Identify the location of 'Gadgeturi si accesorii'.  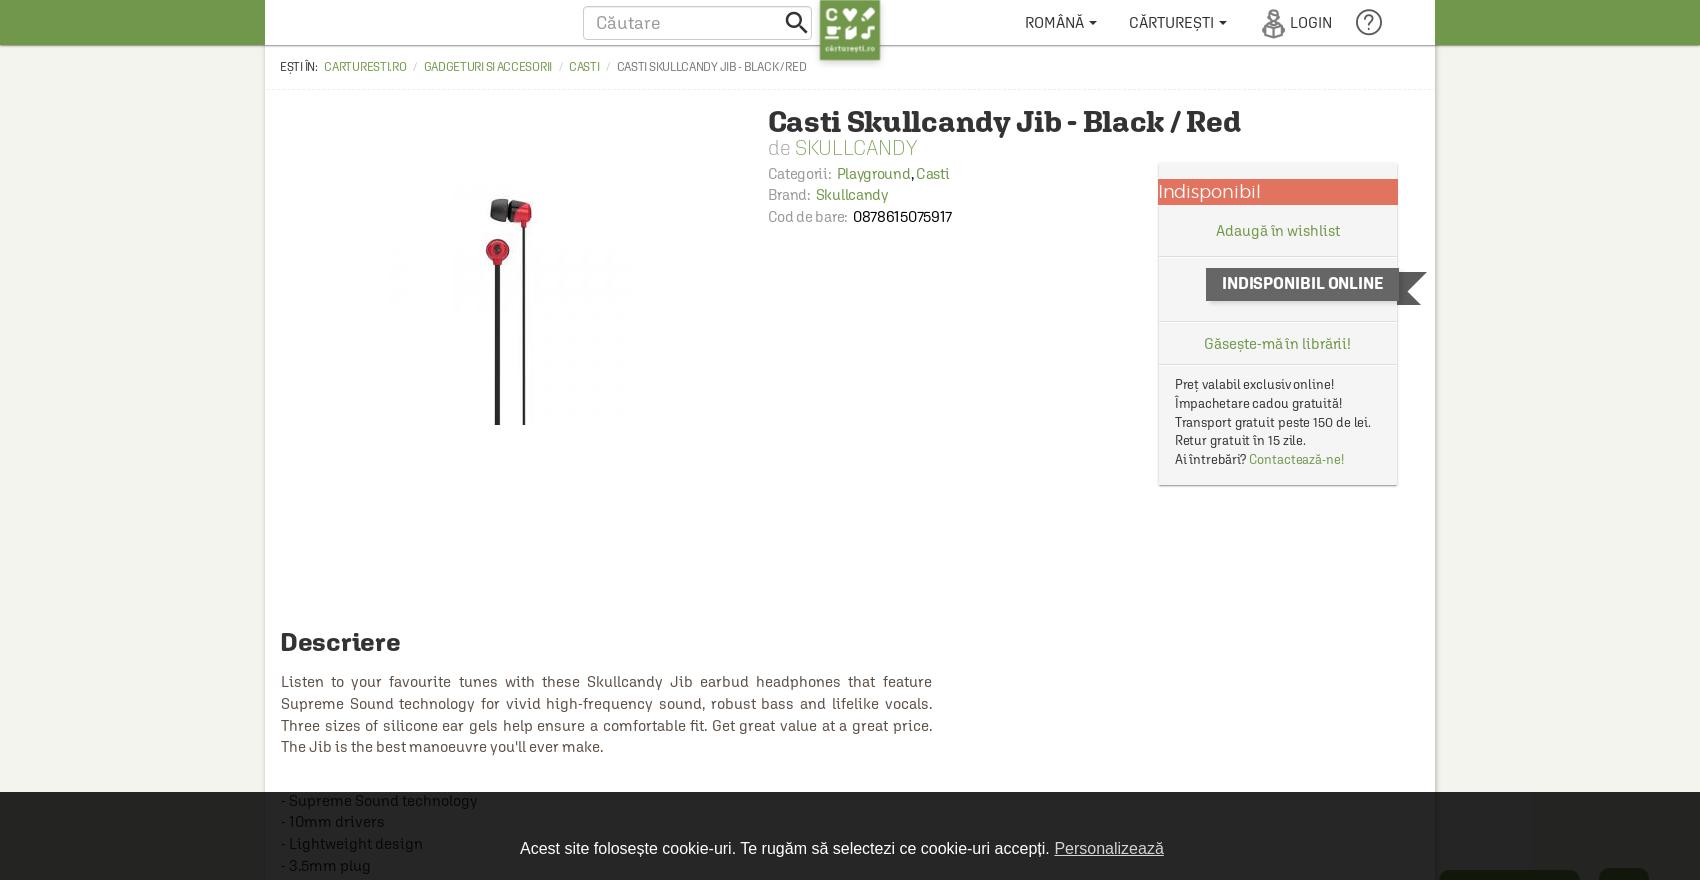
(487, 66).